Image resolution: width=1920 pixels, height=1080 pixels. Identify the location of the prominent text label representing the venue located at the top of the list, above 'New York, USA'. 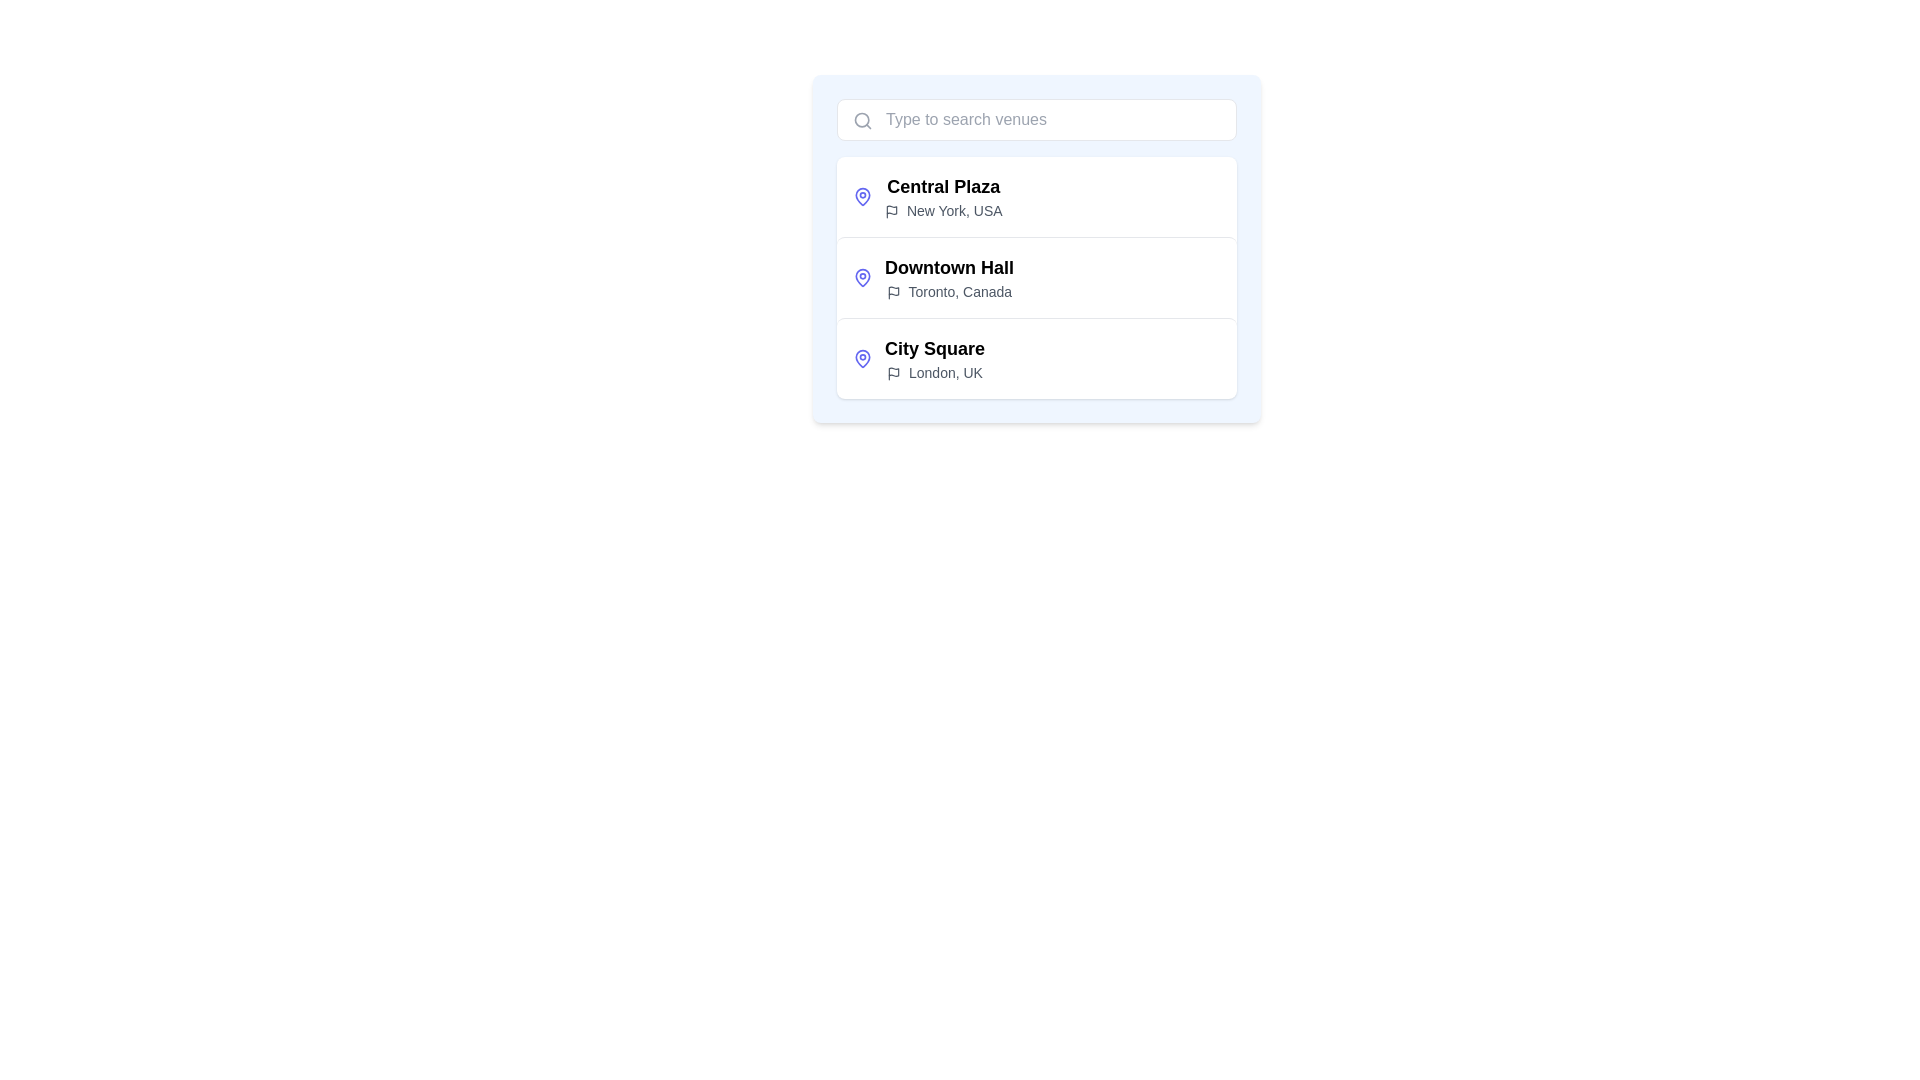
(942, 186).